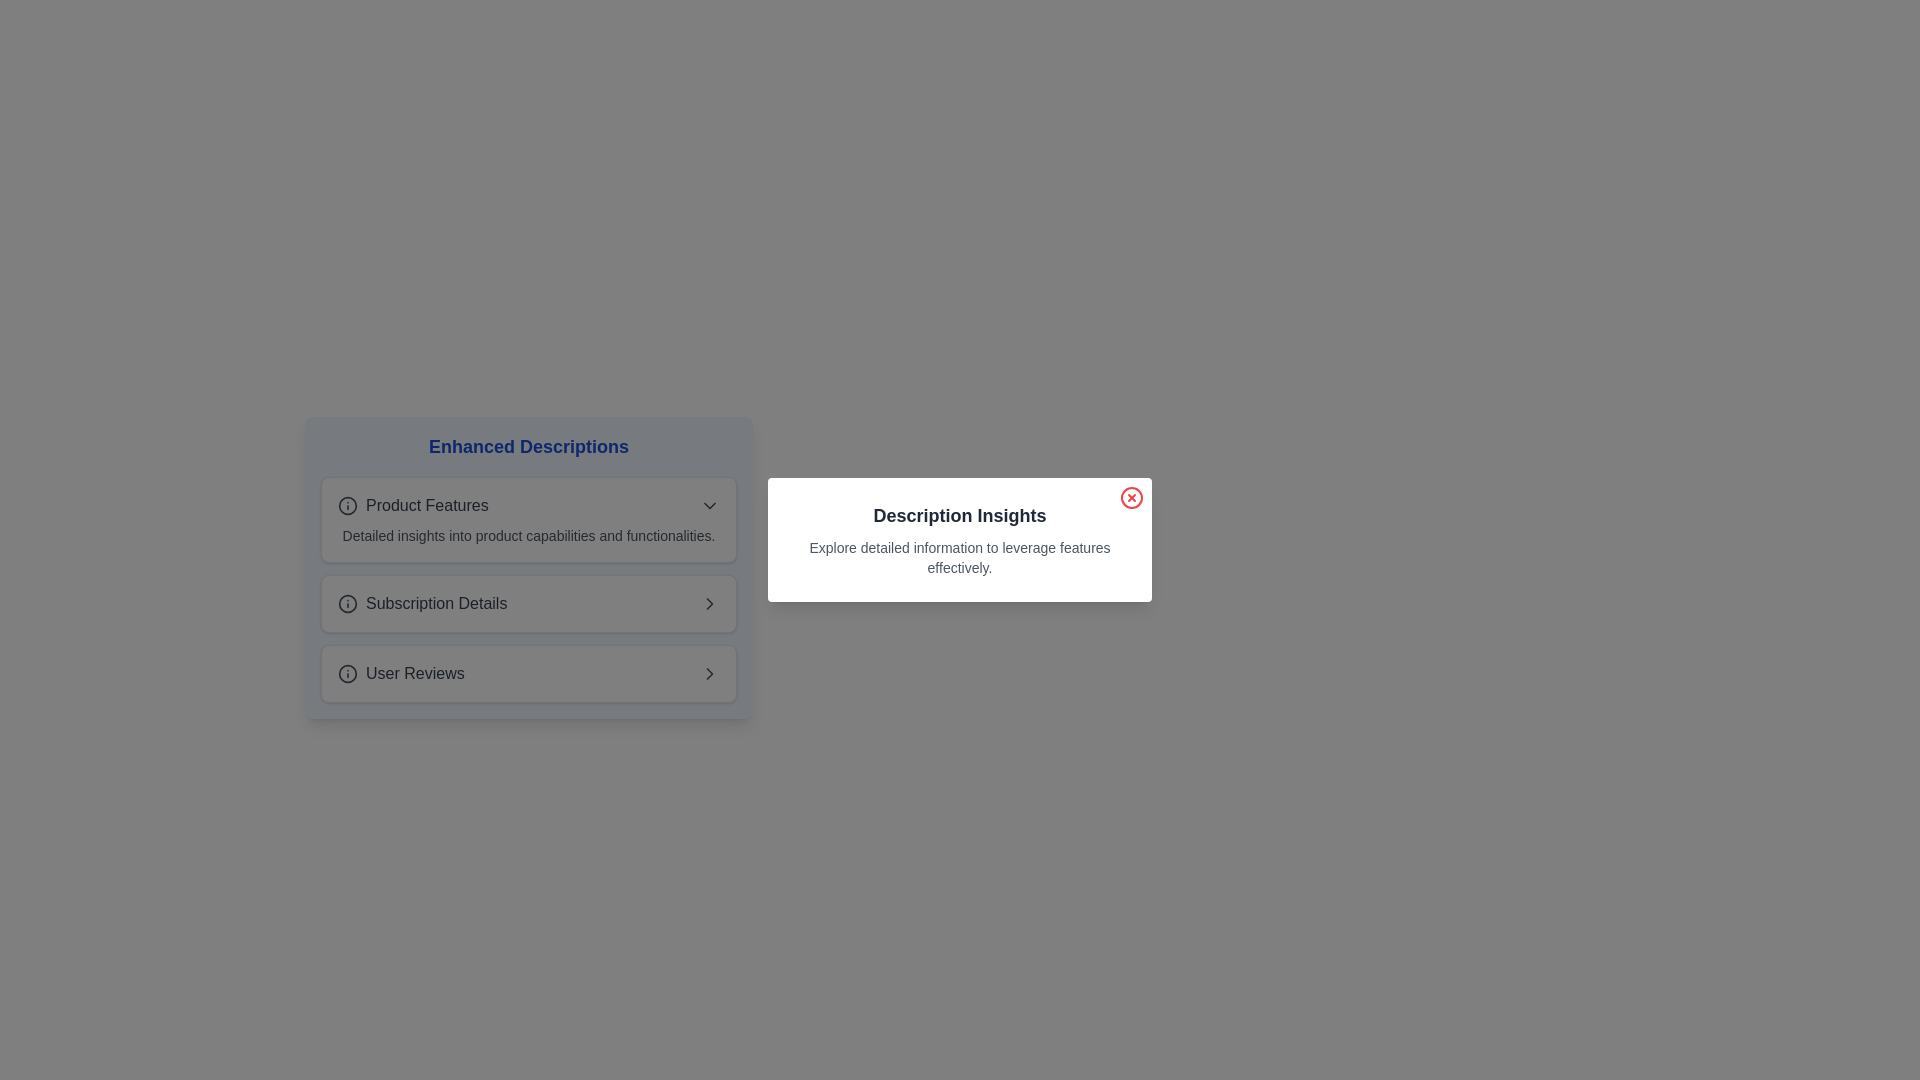 This screenshot has width=1920, height=1080. Describe the element at coordinates (347, 603) in the screenshot. I see `the circular SVG component located in the middle of the icon group near 'Subscription Details'` at that location.